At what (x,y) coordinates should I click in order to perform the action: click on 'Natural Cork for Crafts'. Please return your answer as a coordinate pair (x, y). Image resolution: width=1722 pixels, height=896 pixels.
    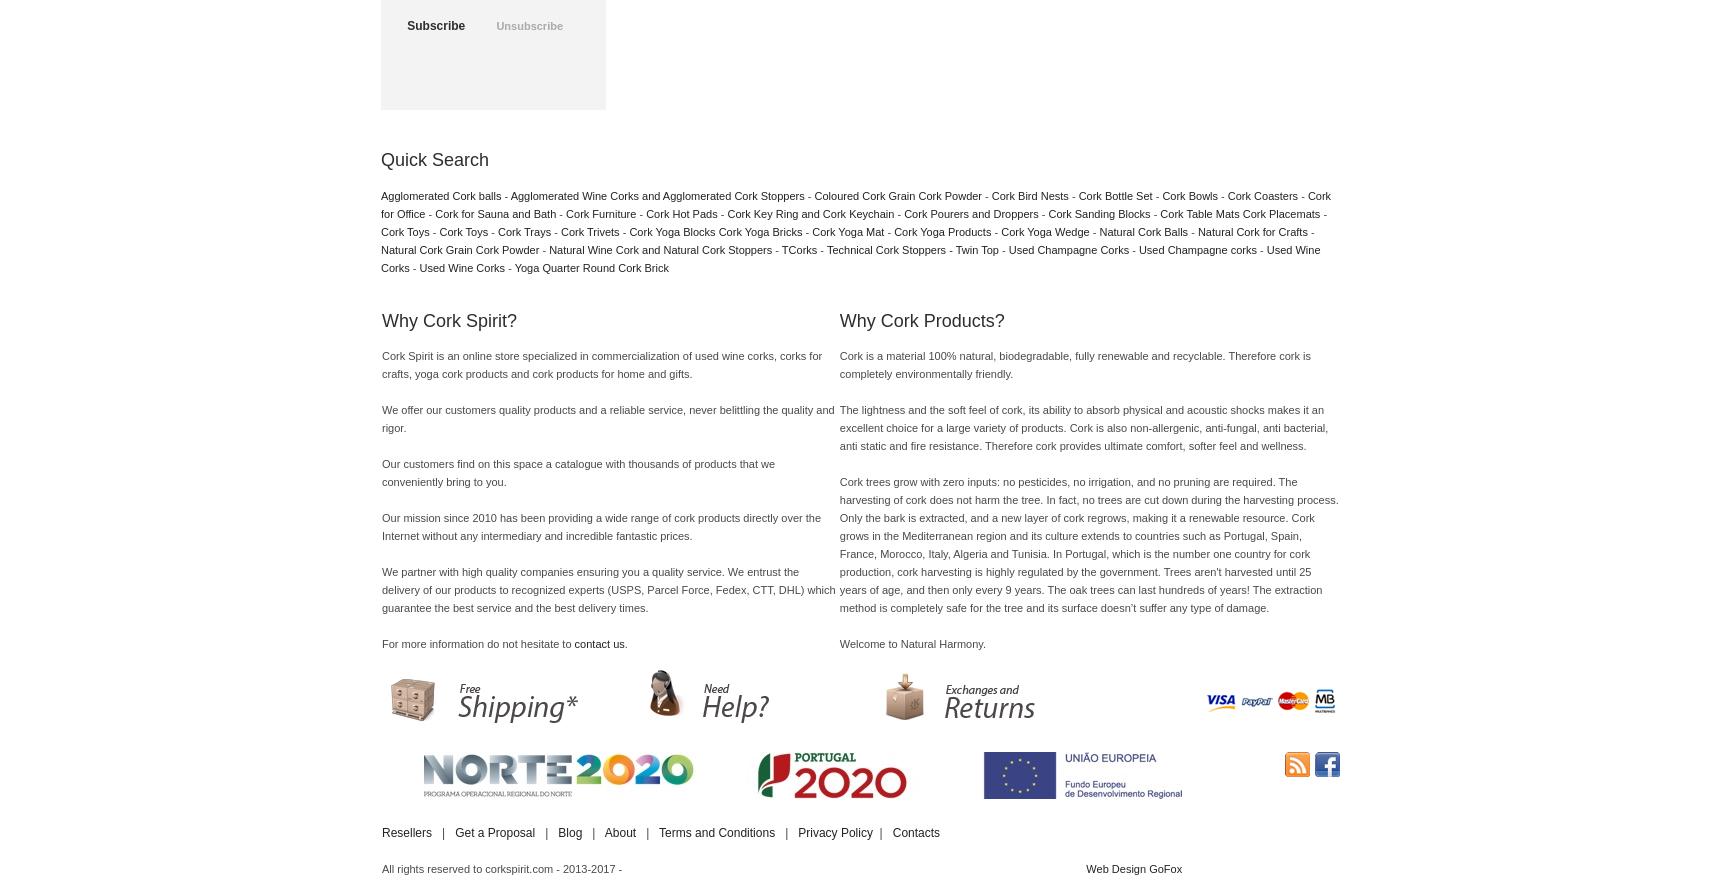
    Looking at the image, I should click on (1195, 229).